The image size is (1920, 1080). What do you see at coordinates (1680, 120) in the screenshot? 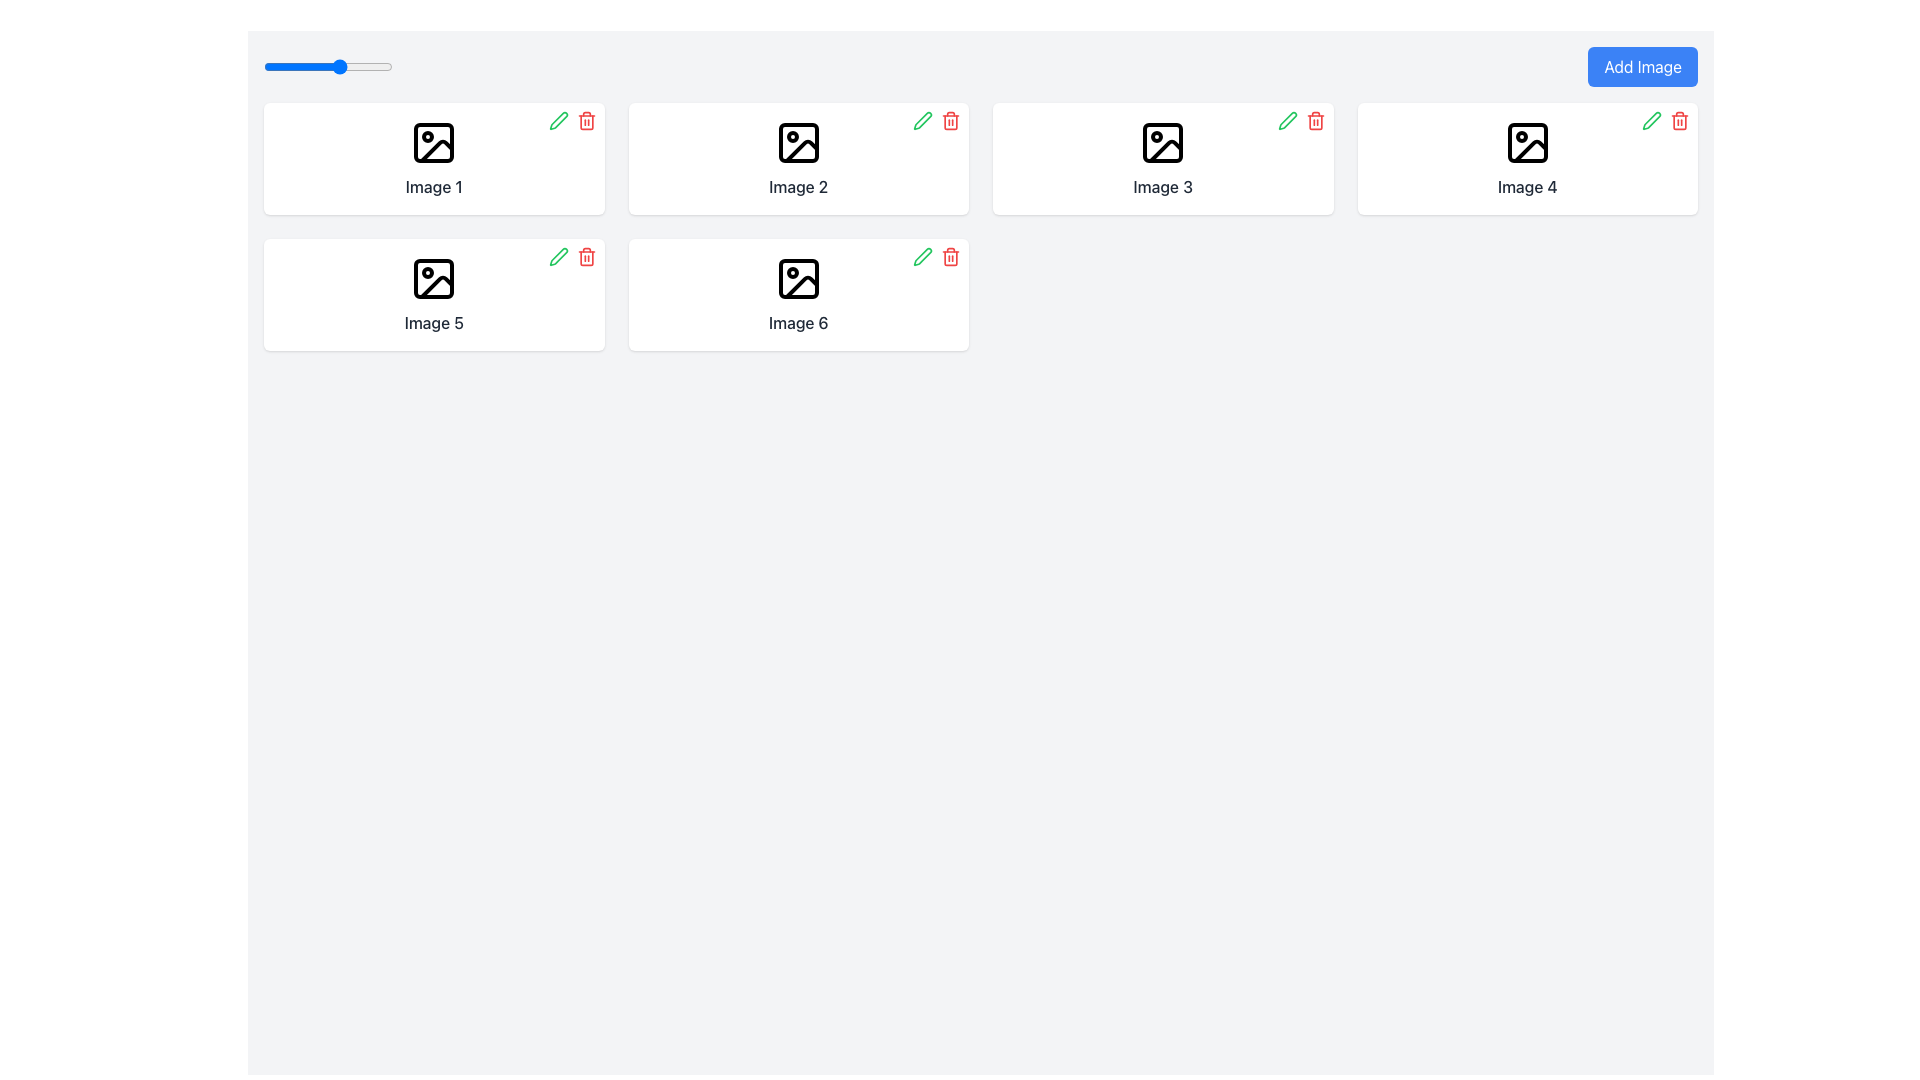
I see `the red trash can icon located in the upper-right corner of the image card` at bounding box center [1680, 120].